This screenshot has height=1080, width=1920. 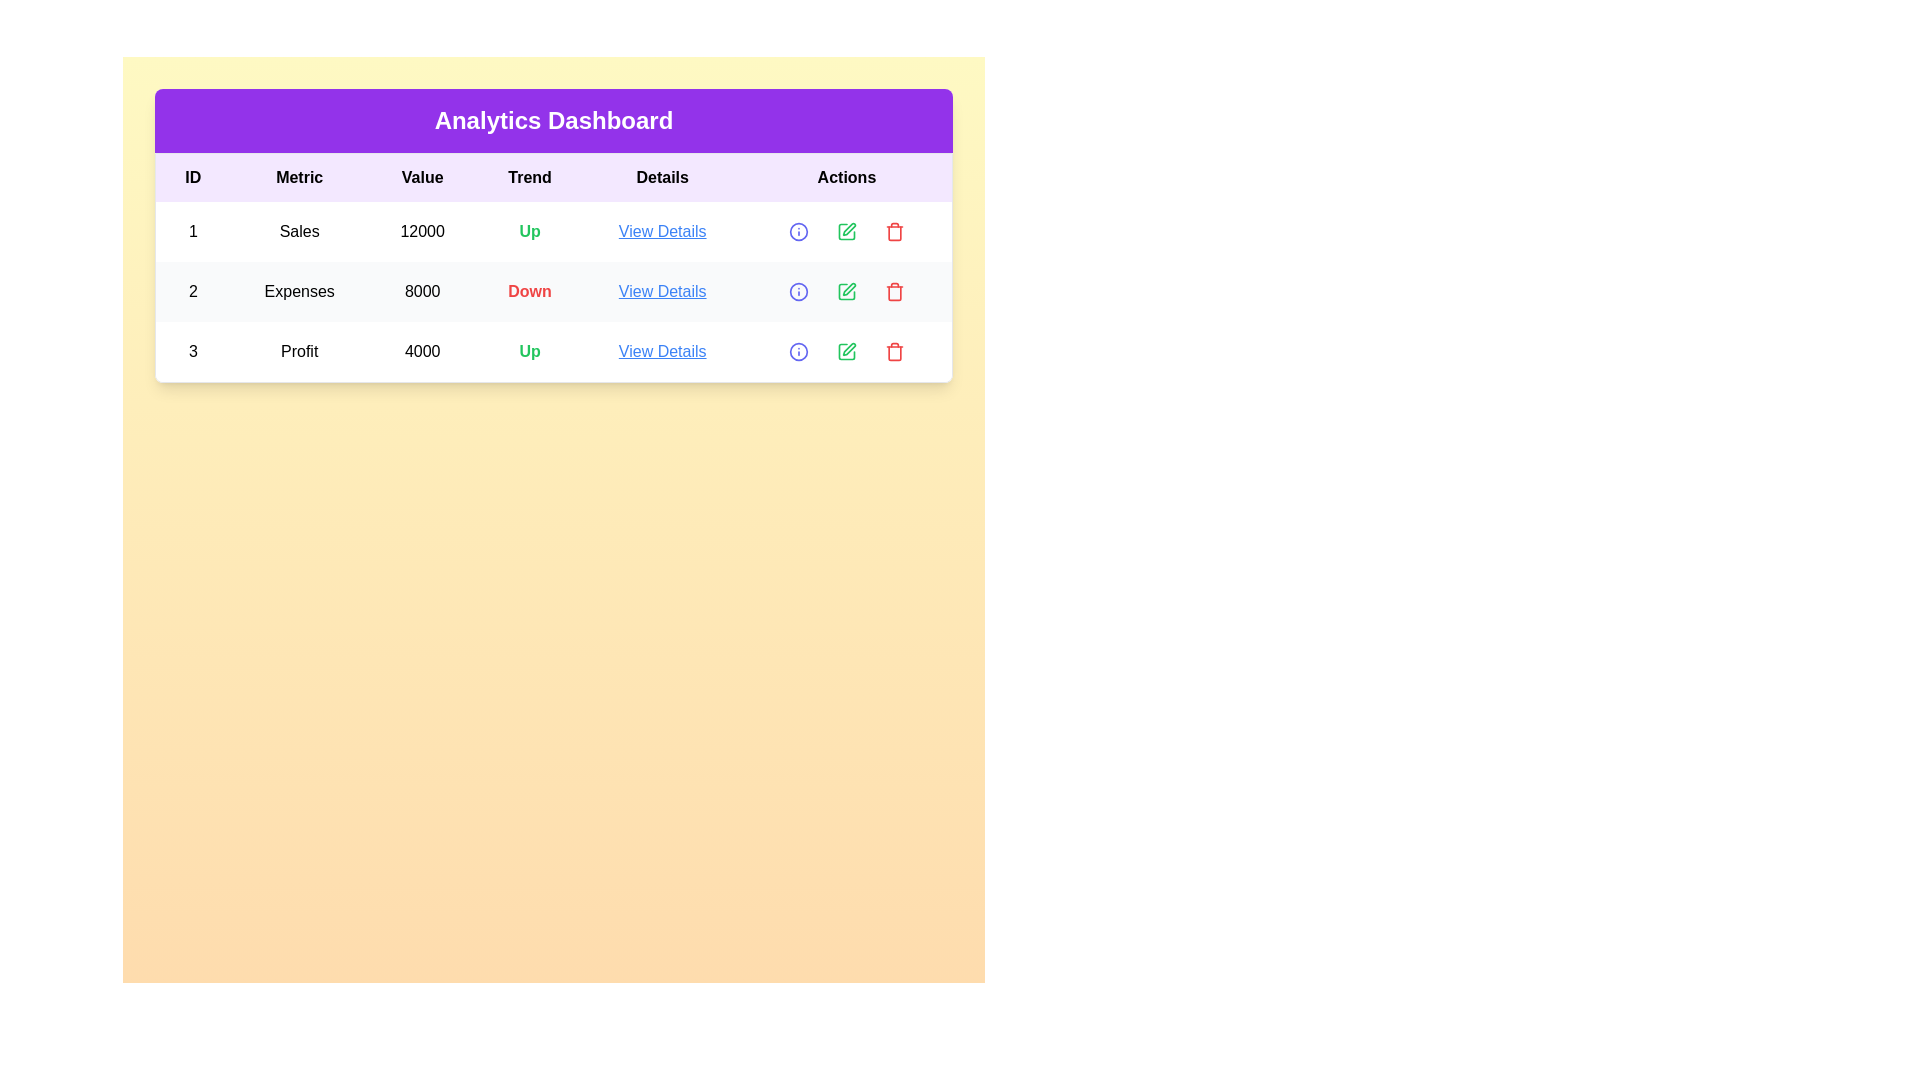 What do you see at coordinates (846, 292) in the screenshot?
I see `the edit icon represented by a square in the Actions column of the second row of the table, performing the associated action` at bounding box center [846, 292].